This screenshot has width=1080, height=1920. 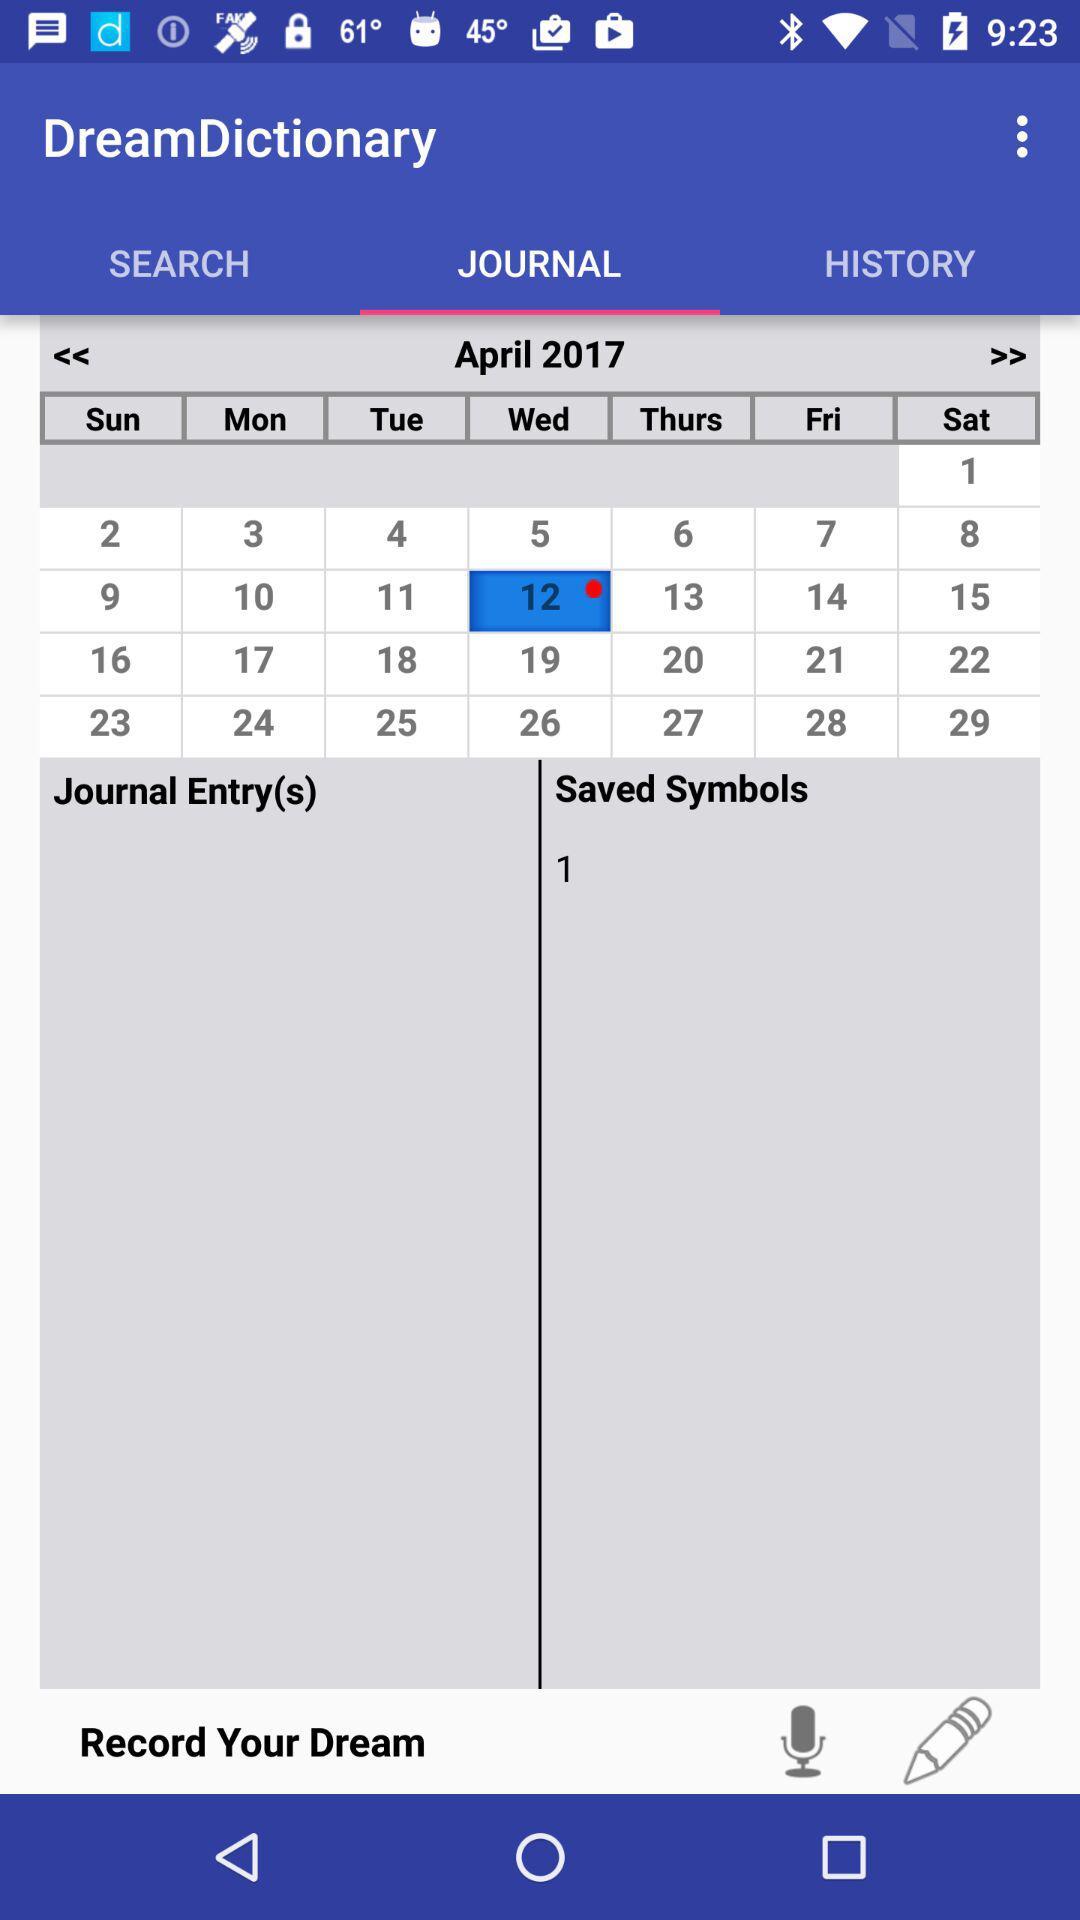 What do you see at coordinates (1027, 135) in the screenshot?
I see `the item above the history` at bounding box center [1027, 135].